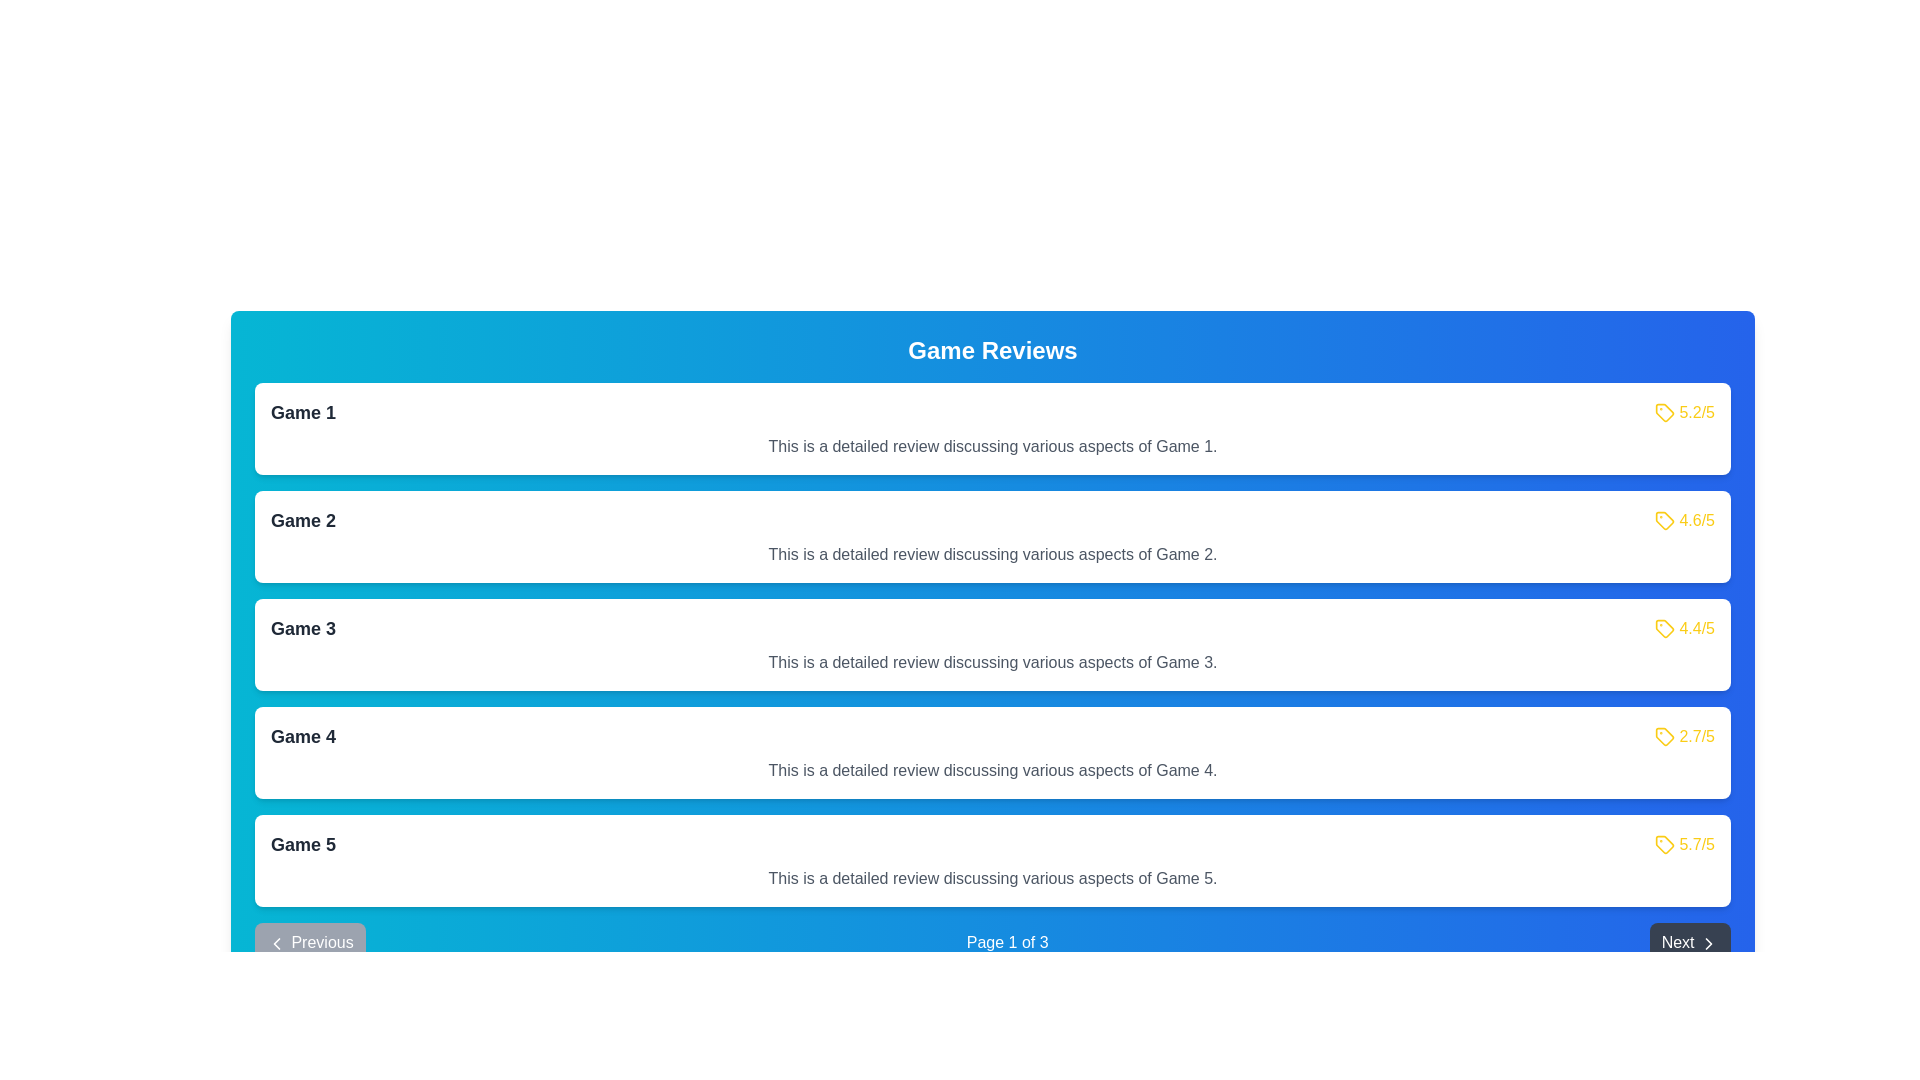 The image size is (1920, 1080). What do you see at coordinates (1684, 844) in the screenshot?
I see `rating value displayed in the rating indicator for 'Game 5', which shows a score of '5.7 out of 5'` at bounding box center [1684, 844].